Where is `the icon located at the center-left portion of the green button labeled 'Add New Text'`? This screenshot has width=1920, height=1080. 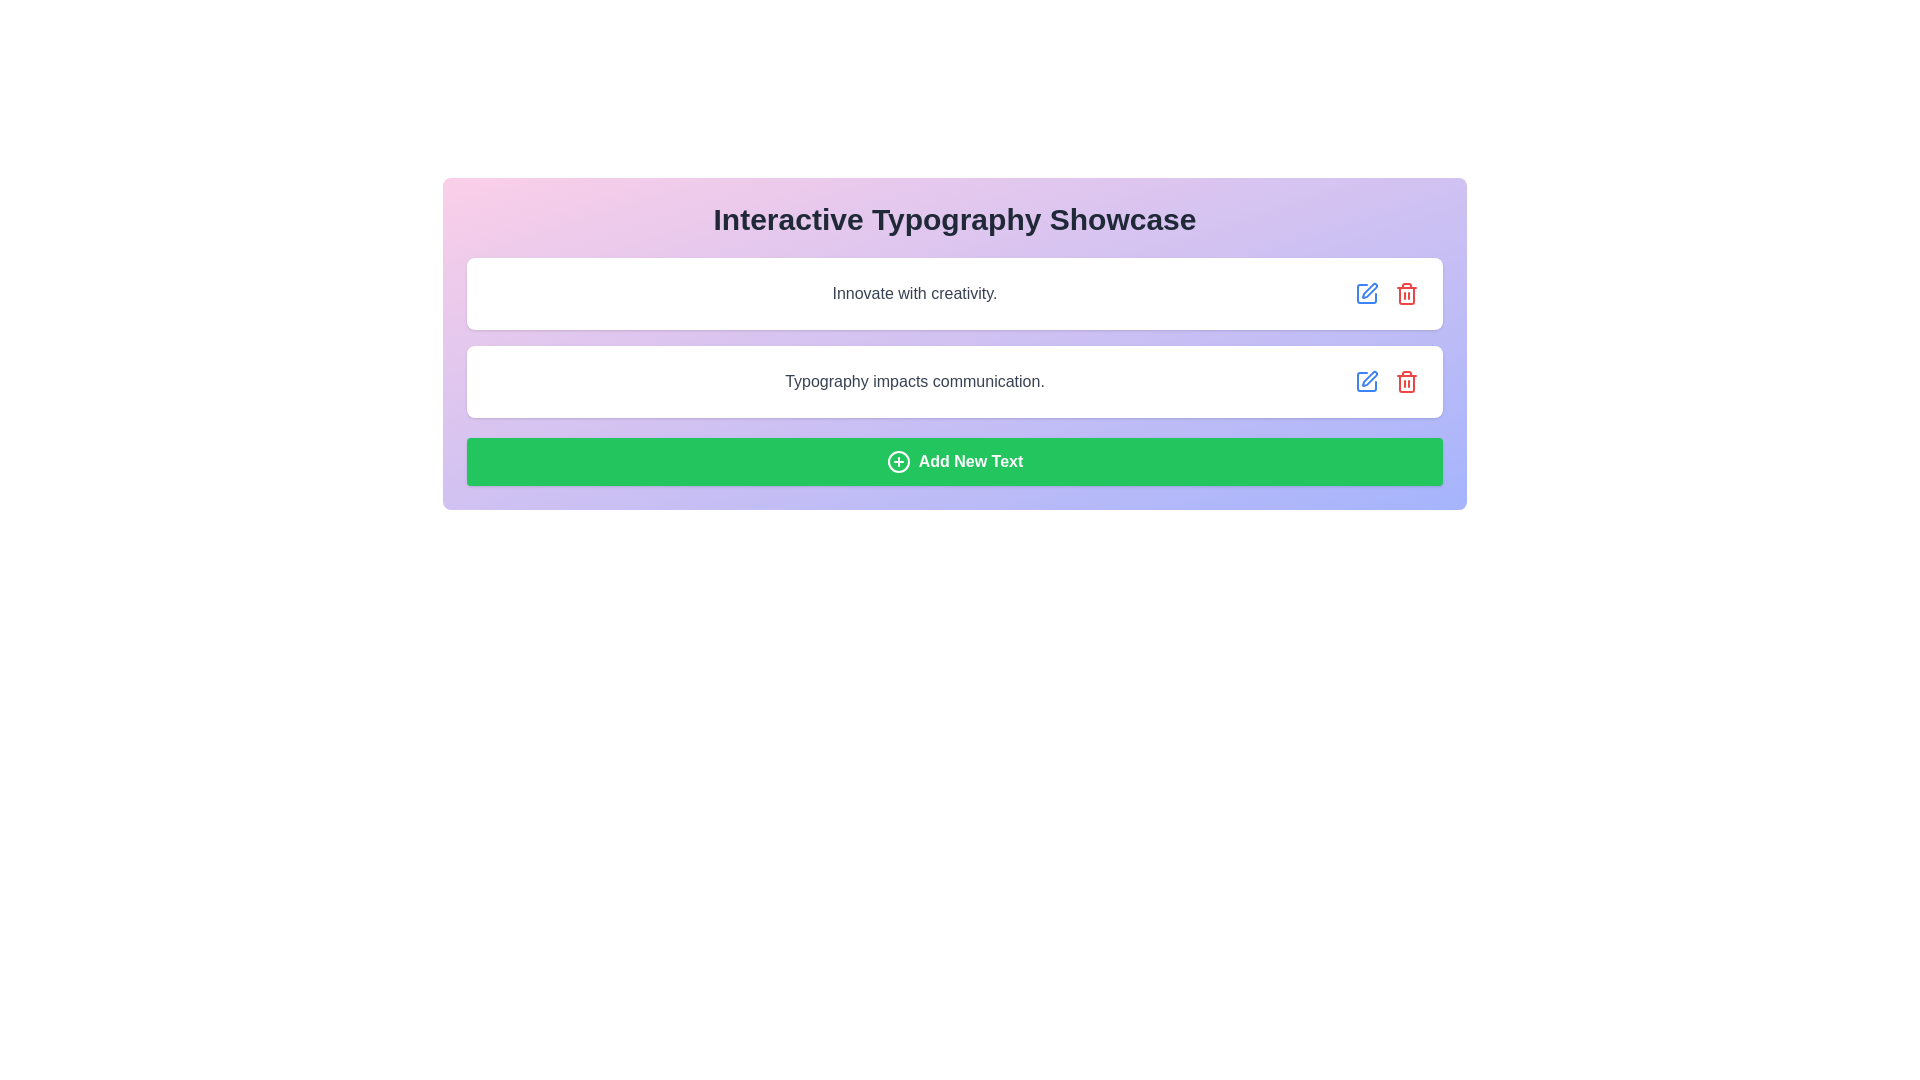 the icon located at the center-left portion of the green button labeled 'Add New Text' is located at coordinates (897, 462).